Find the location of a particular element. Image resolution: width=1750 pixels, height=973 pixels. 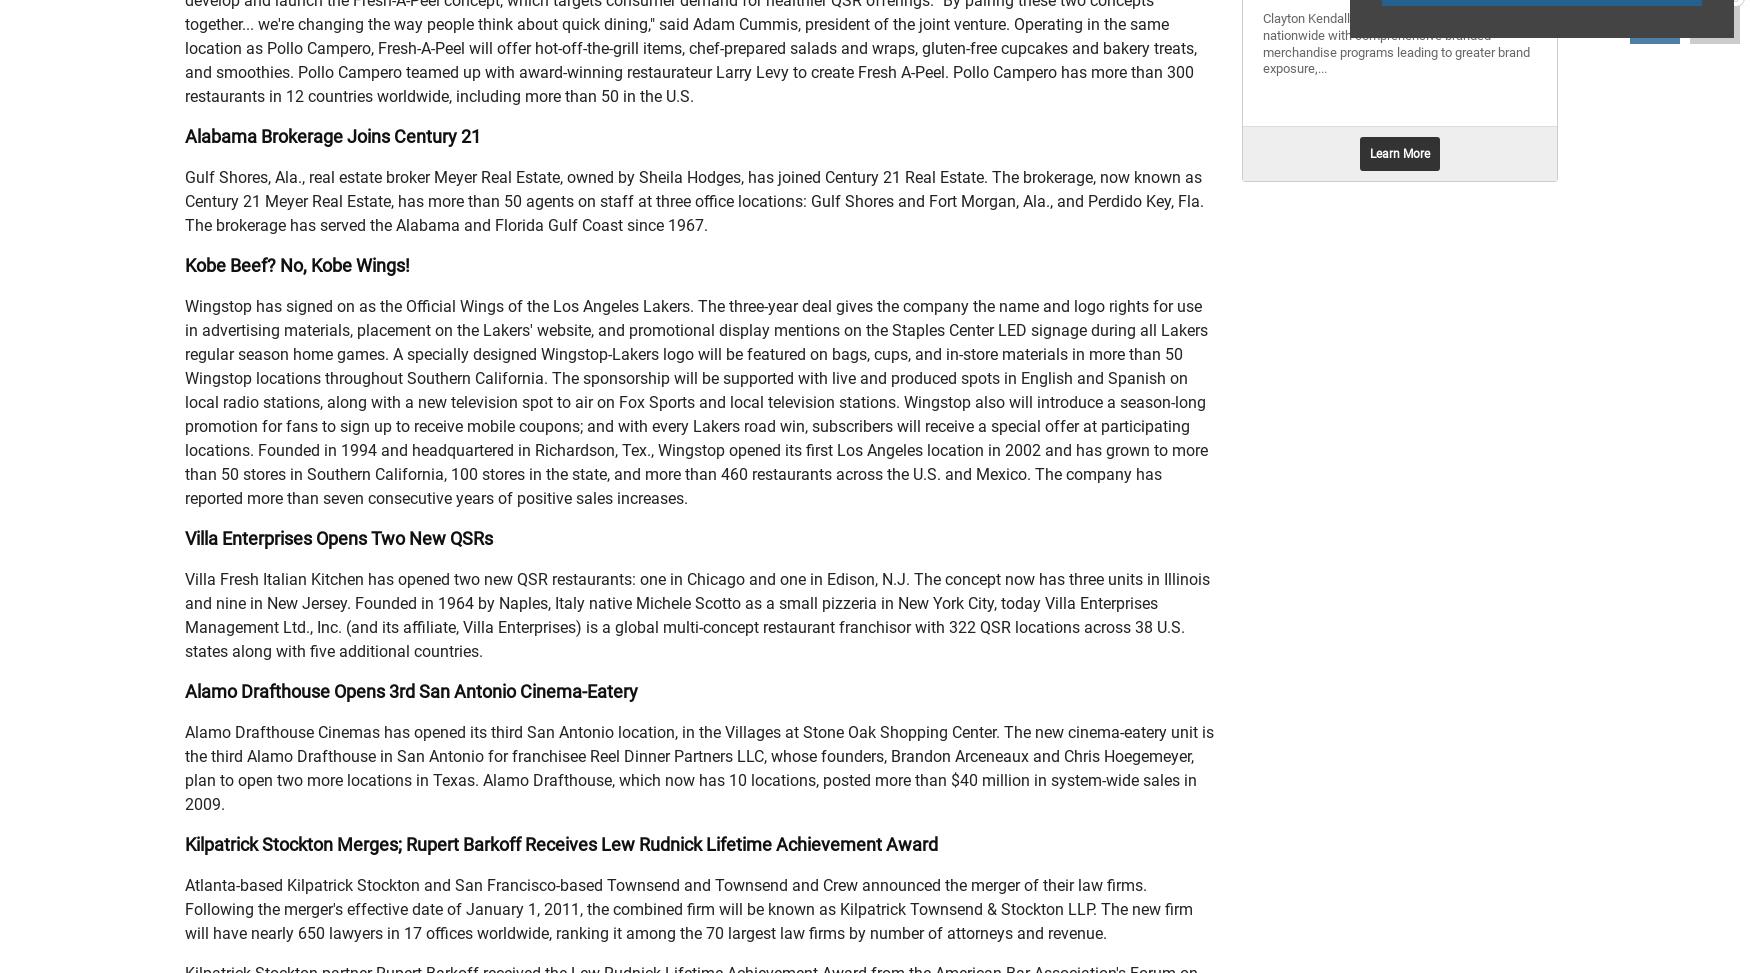

'Clayton Kendall provides franchise communities nationwide with comprehensive branded merchandise programs leading to greater brand exposure,...' is located at coordinates (1397, 43).